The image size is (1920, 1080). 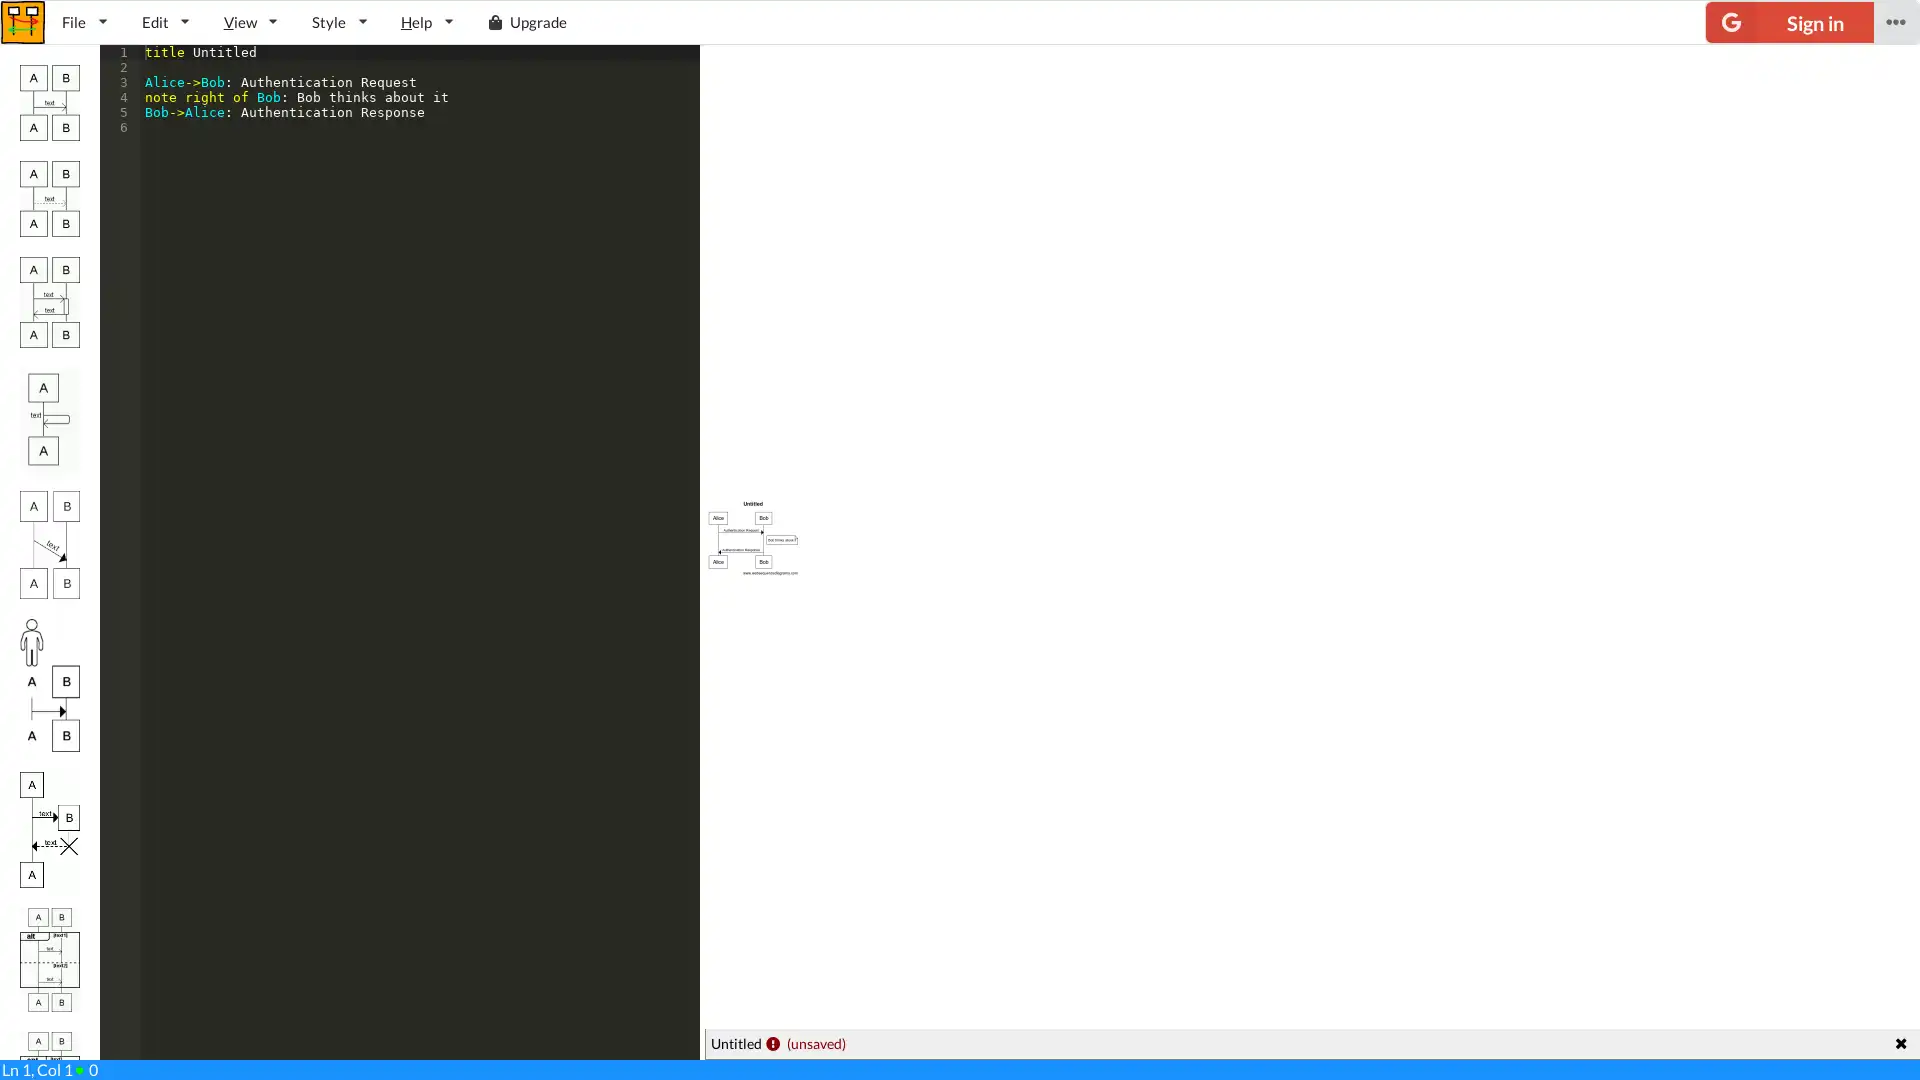 I want to click on Sign in, so click(x=1789, y=22).